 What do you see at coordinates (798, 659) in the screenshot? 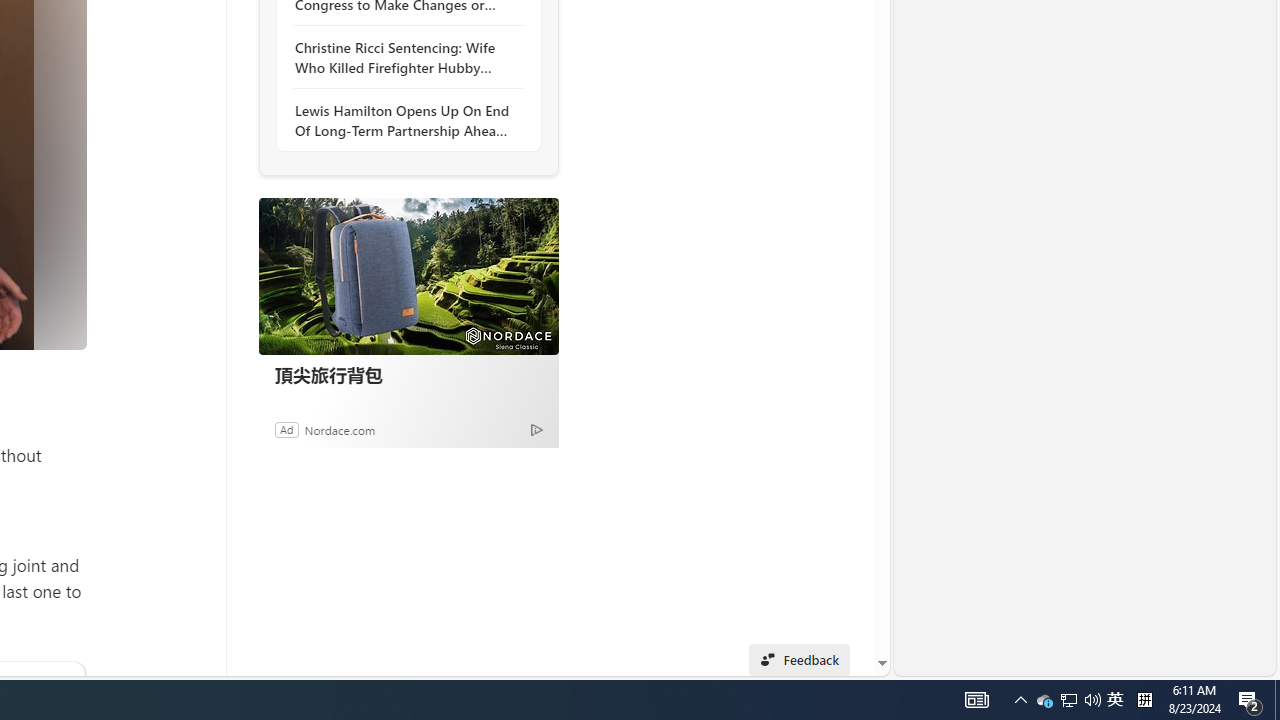
I see `'Feedback'` at bounding box center [798, 659].